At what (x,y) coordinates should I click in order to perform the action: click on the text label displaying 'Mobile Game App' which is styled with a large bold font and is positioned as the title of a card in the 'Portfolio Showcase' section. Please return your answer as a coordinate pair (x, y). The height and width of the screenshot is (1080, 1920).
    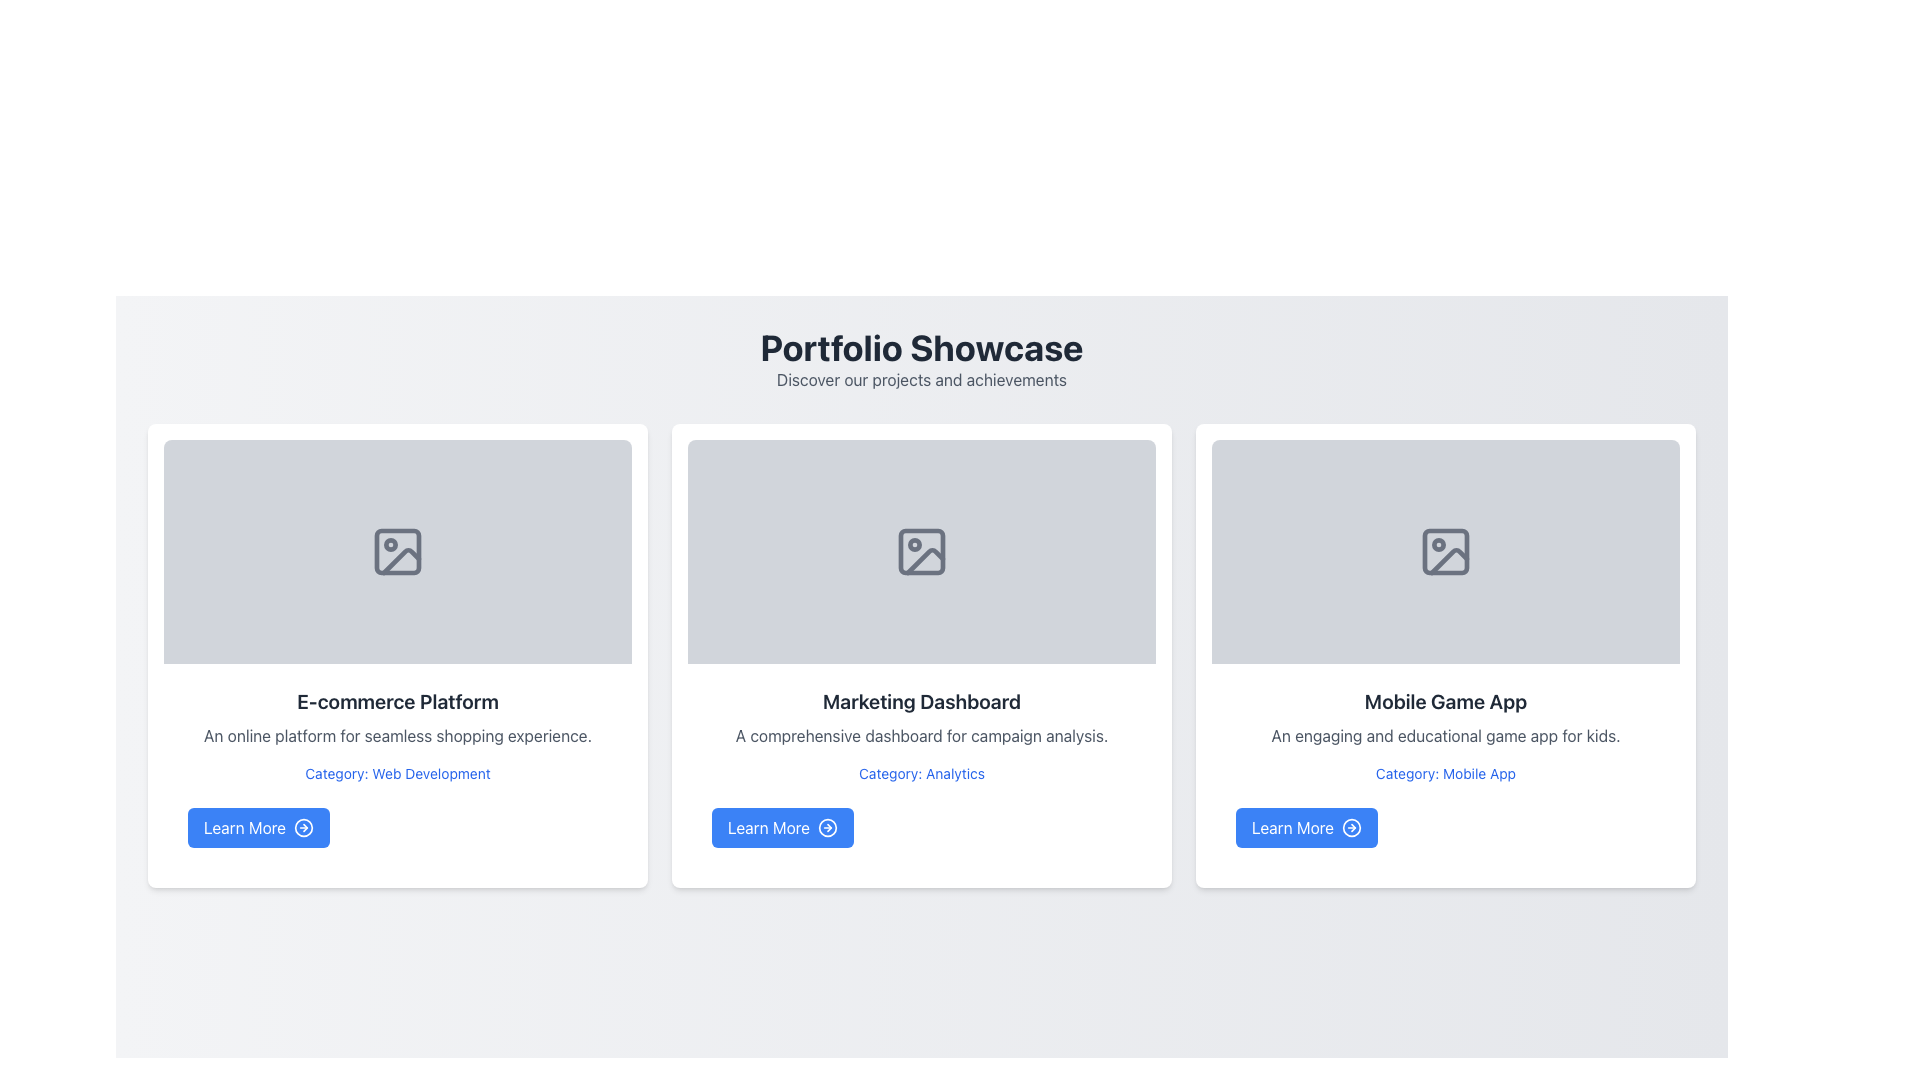
    Looking at the image, I should click on (1445, 701).